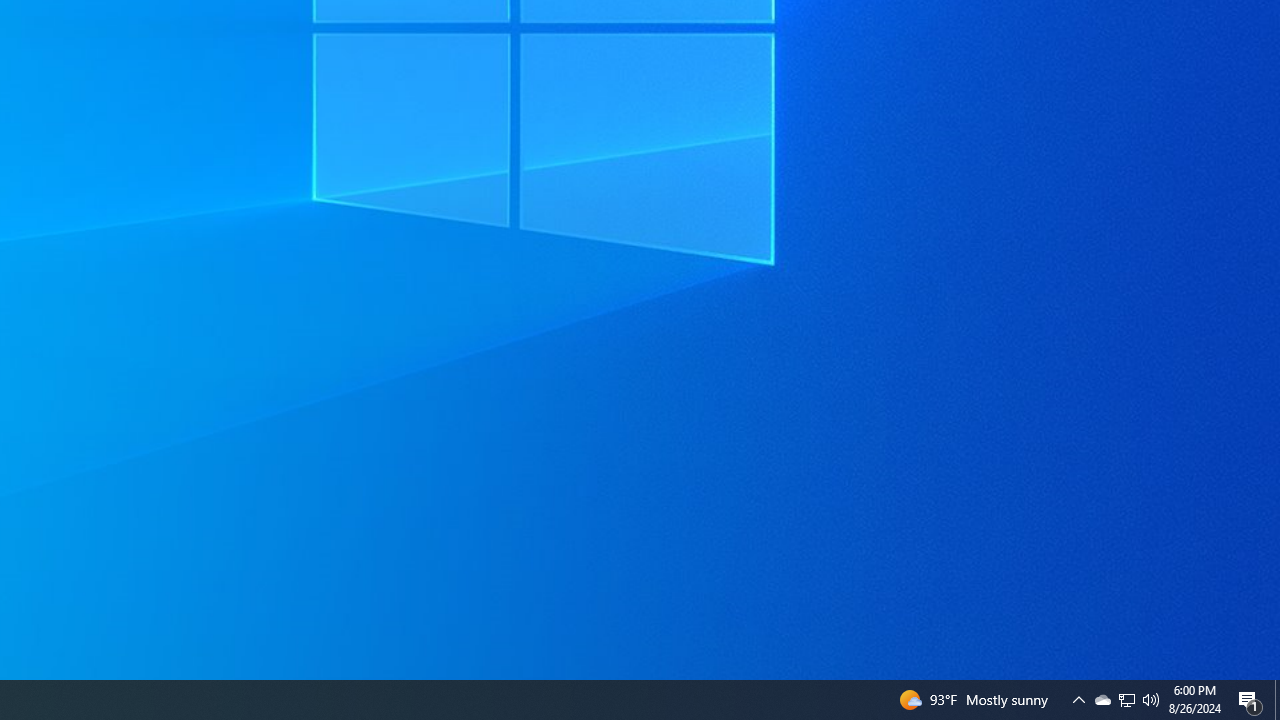  Describe the element at coordinates (1250, 698) in the screenshot. I see `'Action Center, 1 new notification'` at that location.